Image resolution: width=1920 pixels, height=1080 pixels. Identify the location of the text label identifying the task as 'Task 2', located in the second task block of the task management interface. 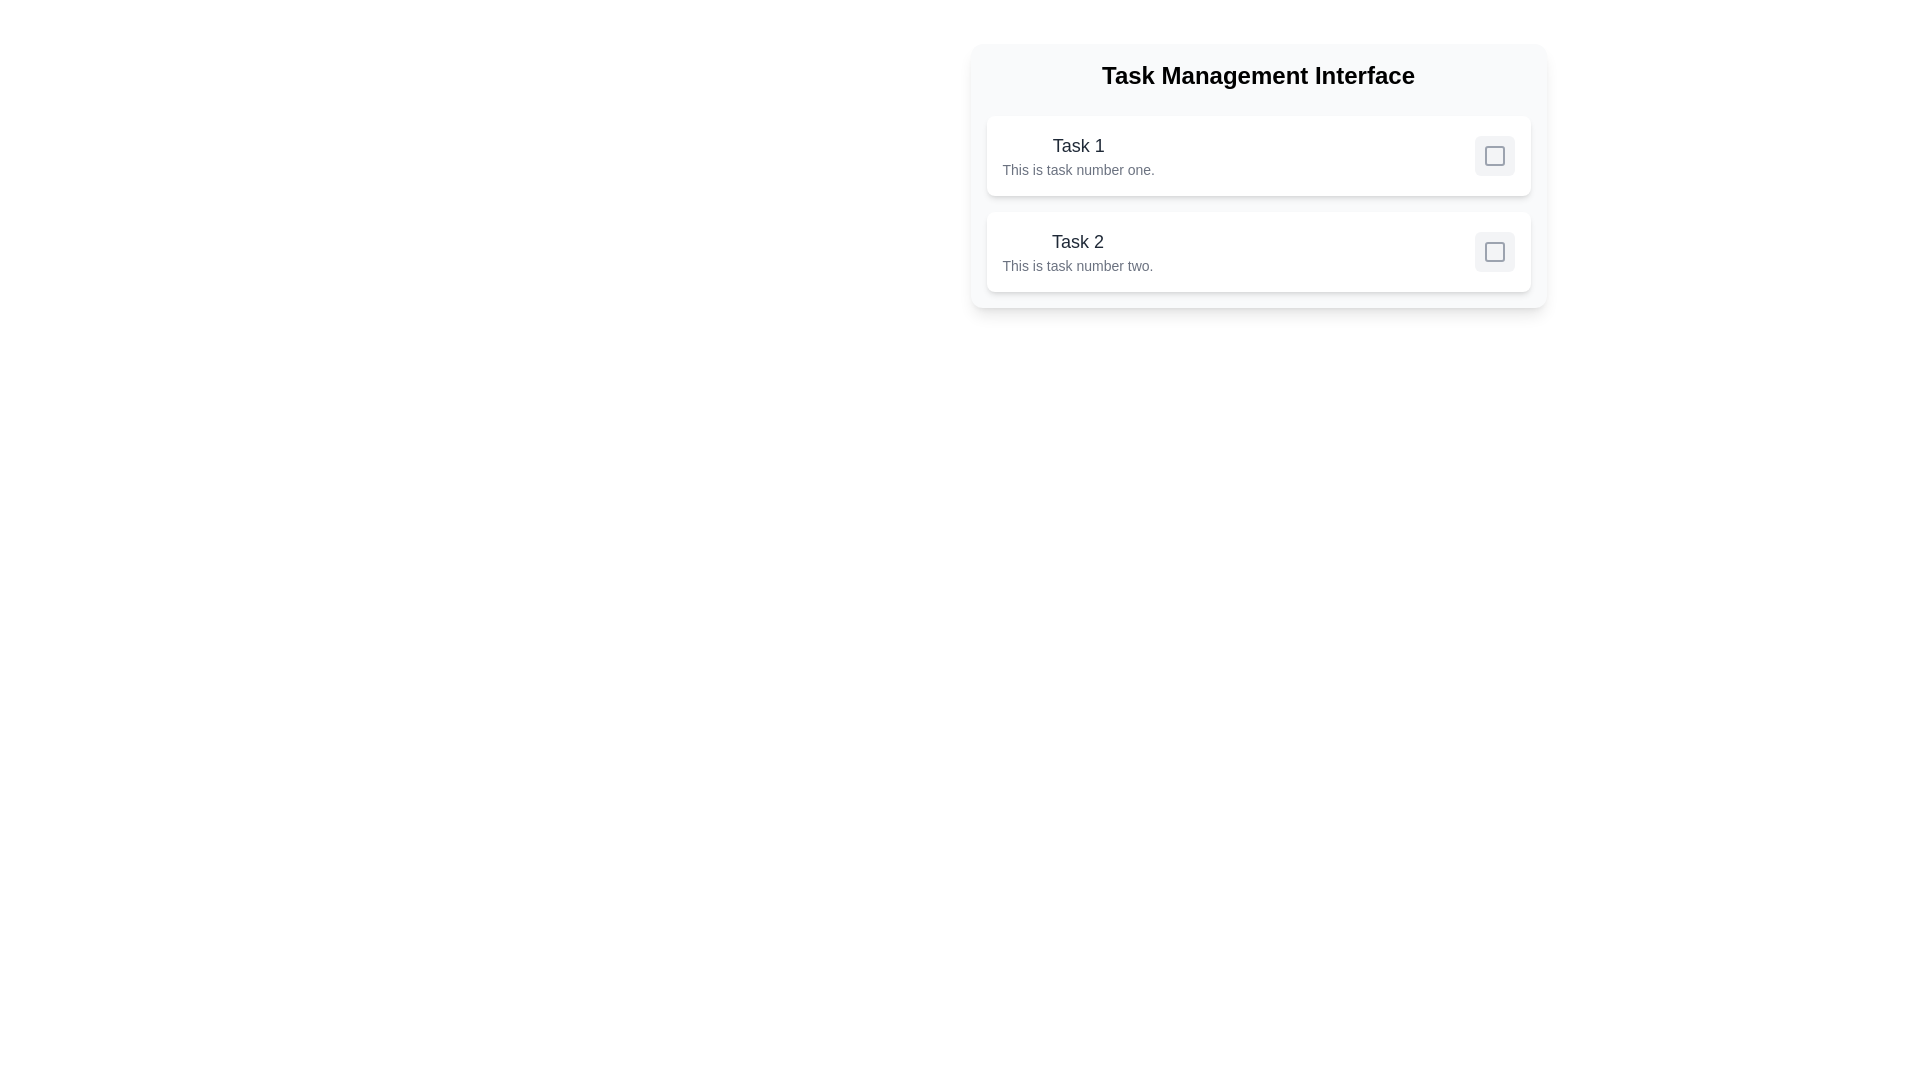
(1076, 241).